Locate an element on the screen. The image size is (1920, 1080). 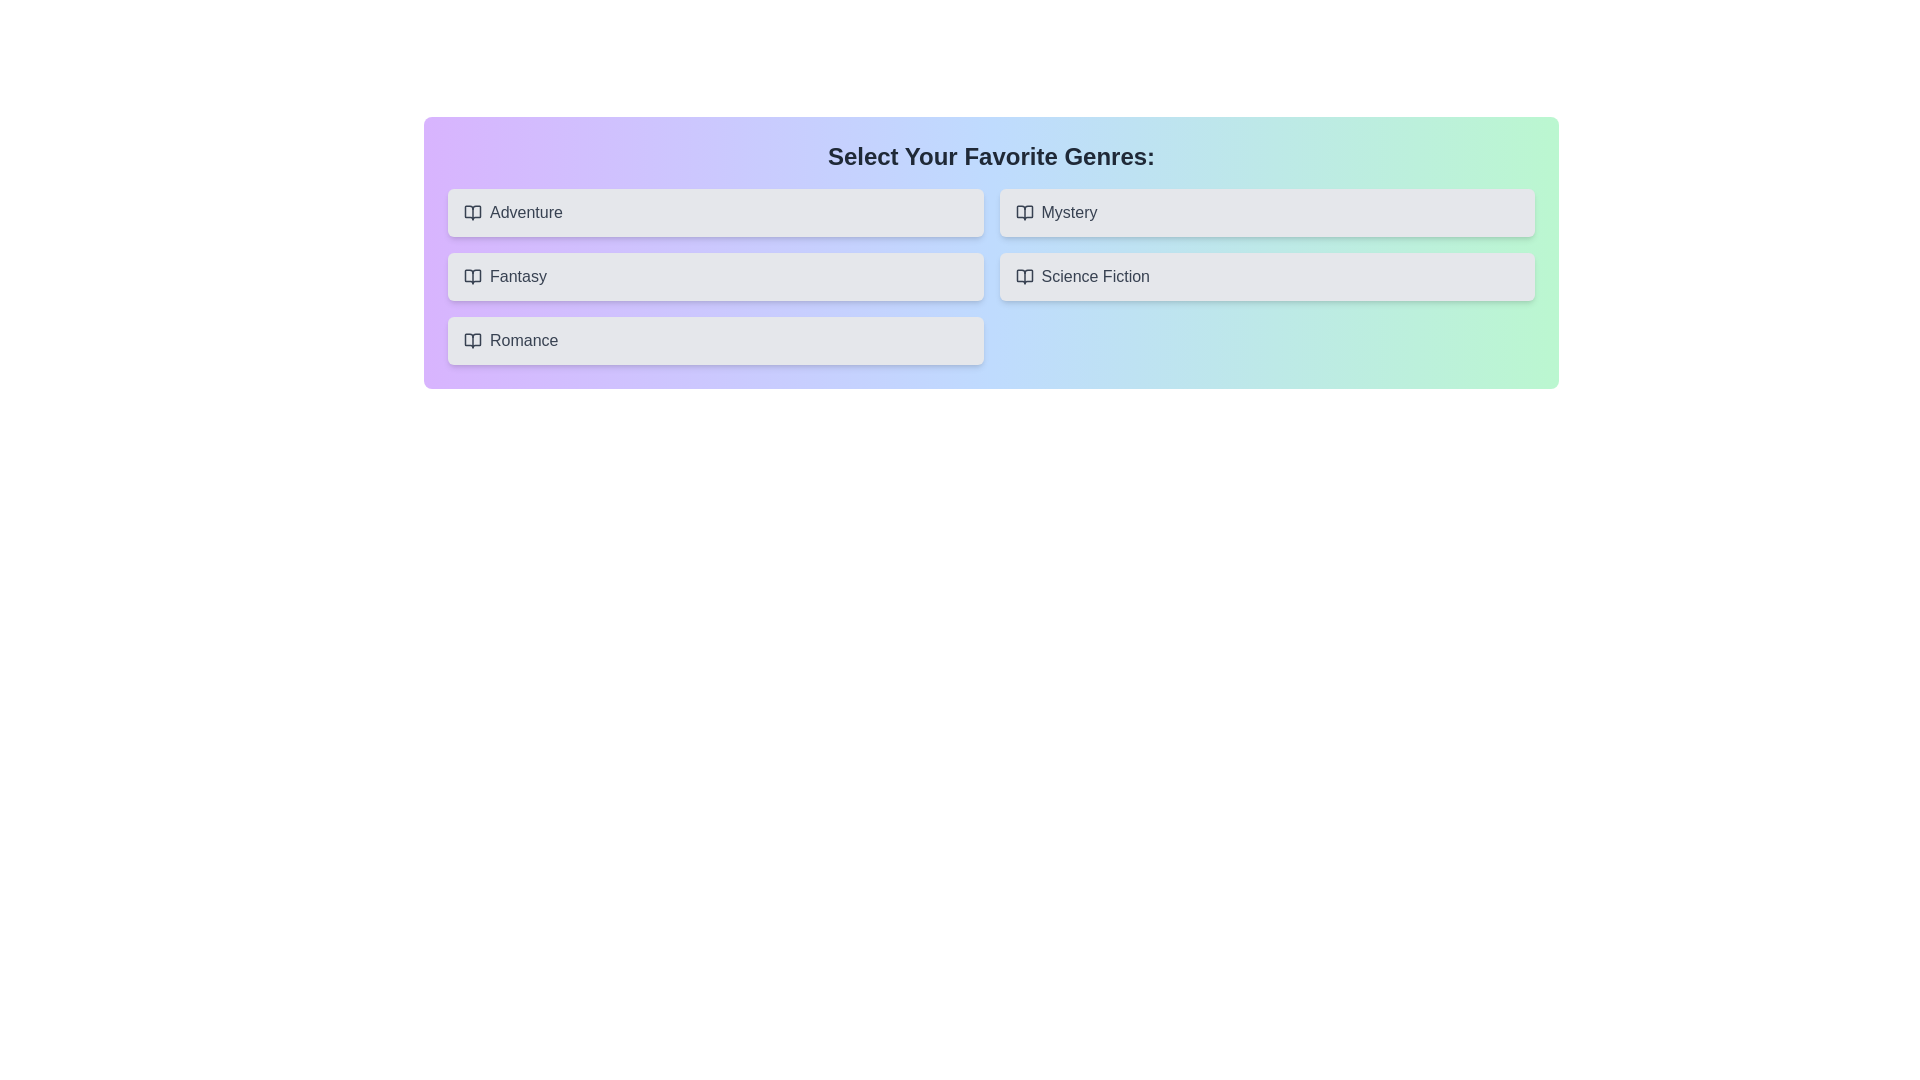
the button corresponding to the genre Adventure is located at coordinates (715, 212).